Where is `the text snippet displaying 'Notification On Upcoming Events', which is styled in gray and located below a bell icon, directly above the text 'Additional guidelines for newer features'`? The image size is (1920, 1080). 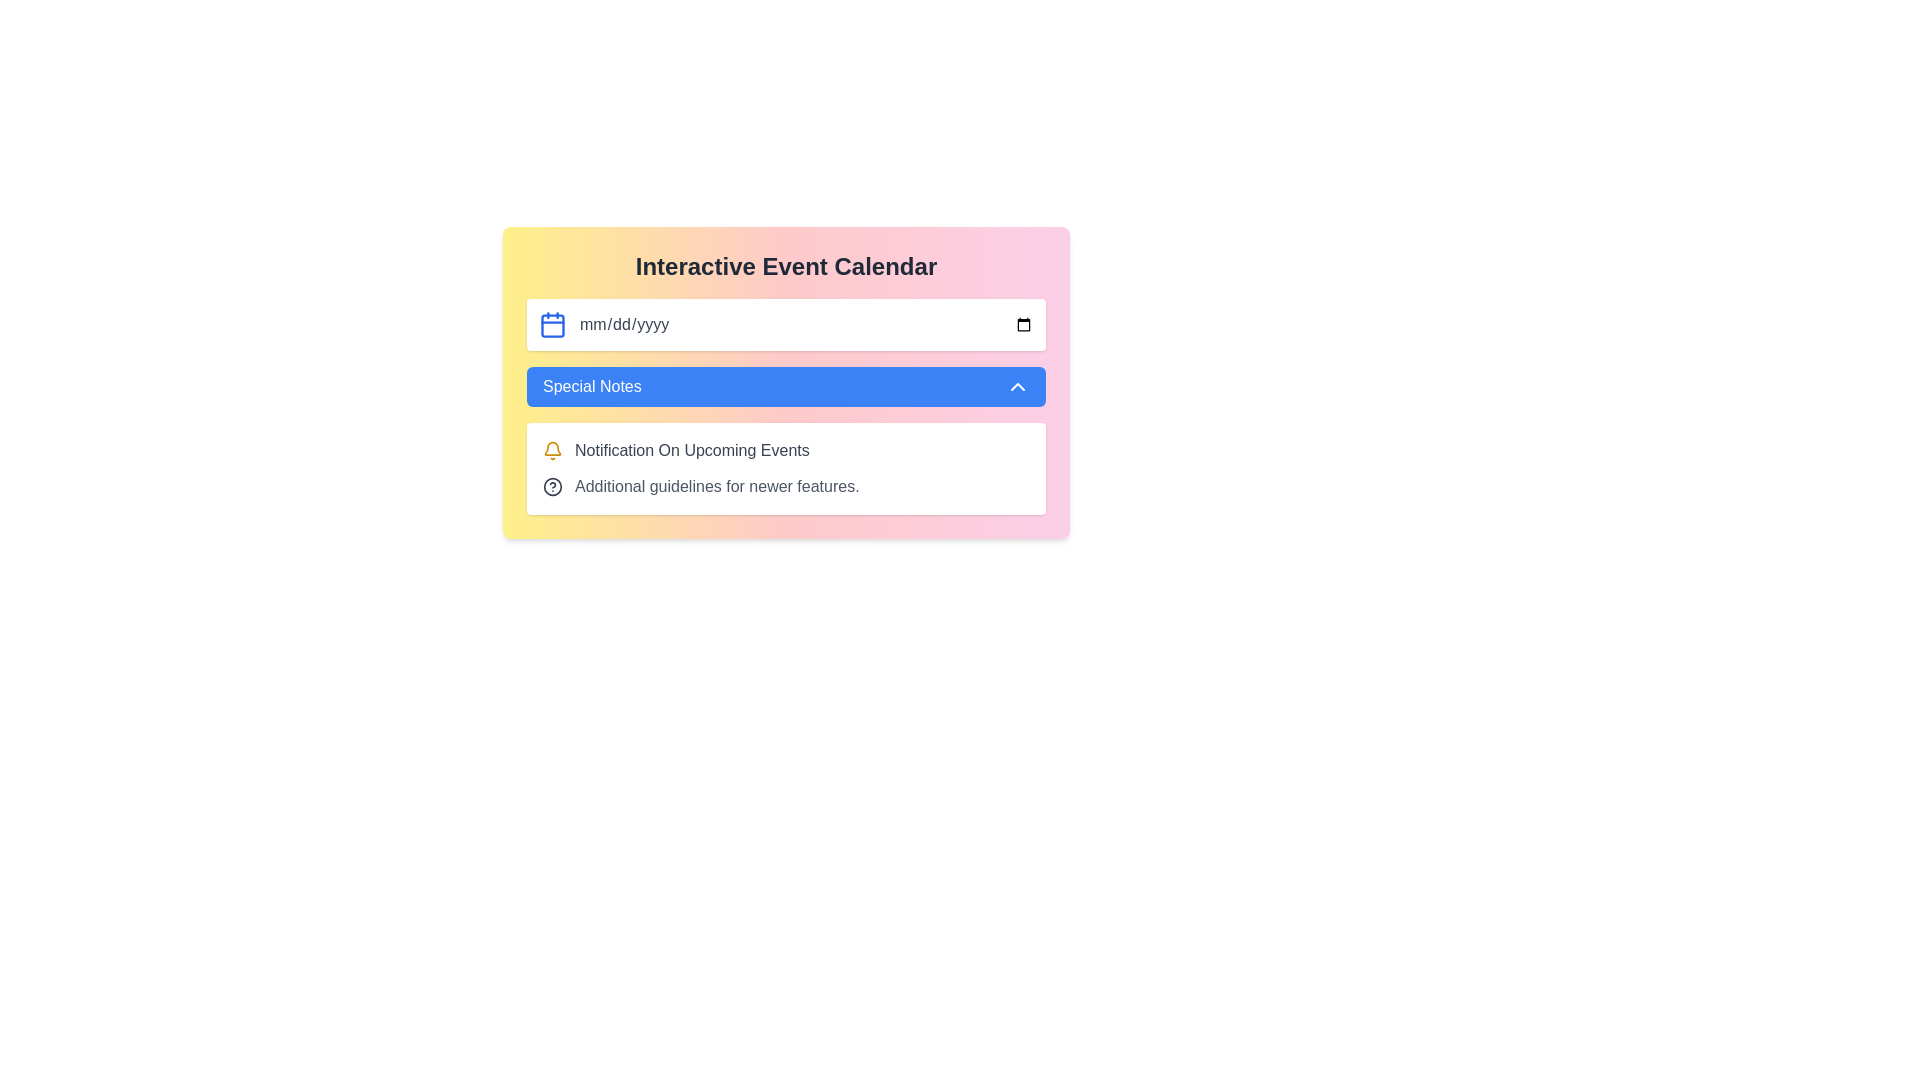 the text snippet displaying 'Notification On Upcoming Events', which is styled in gray and located below a bell icon, directly above the text 'Additional guidelines for newer features' is located at coordinates (692, 451).